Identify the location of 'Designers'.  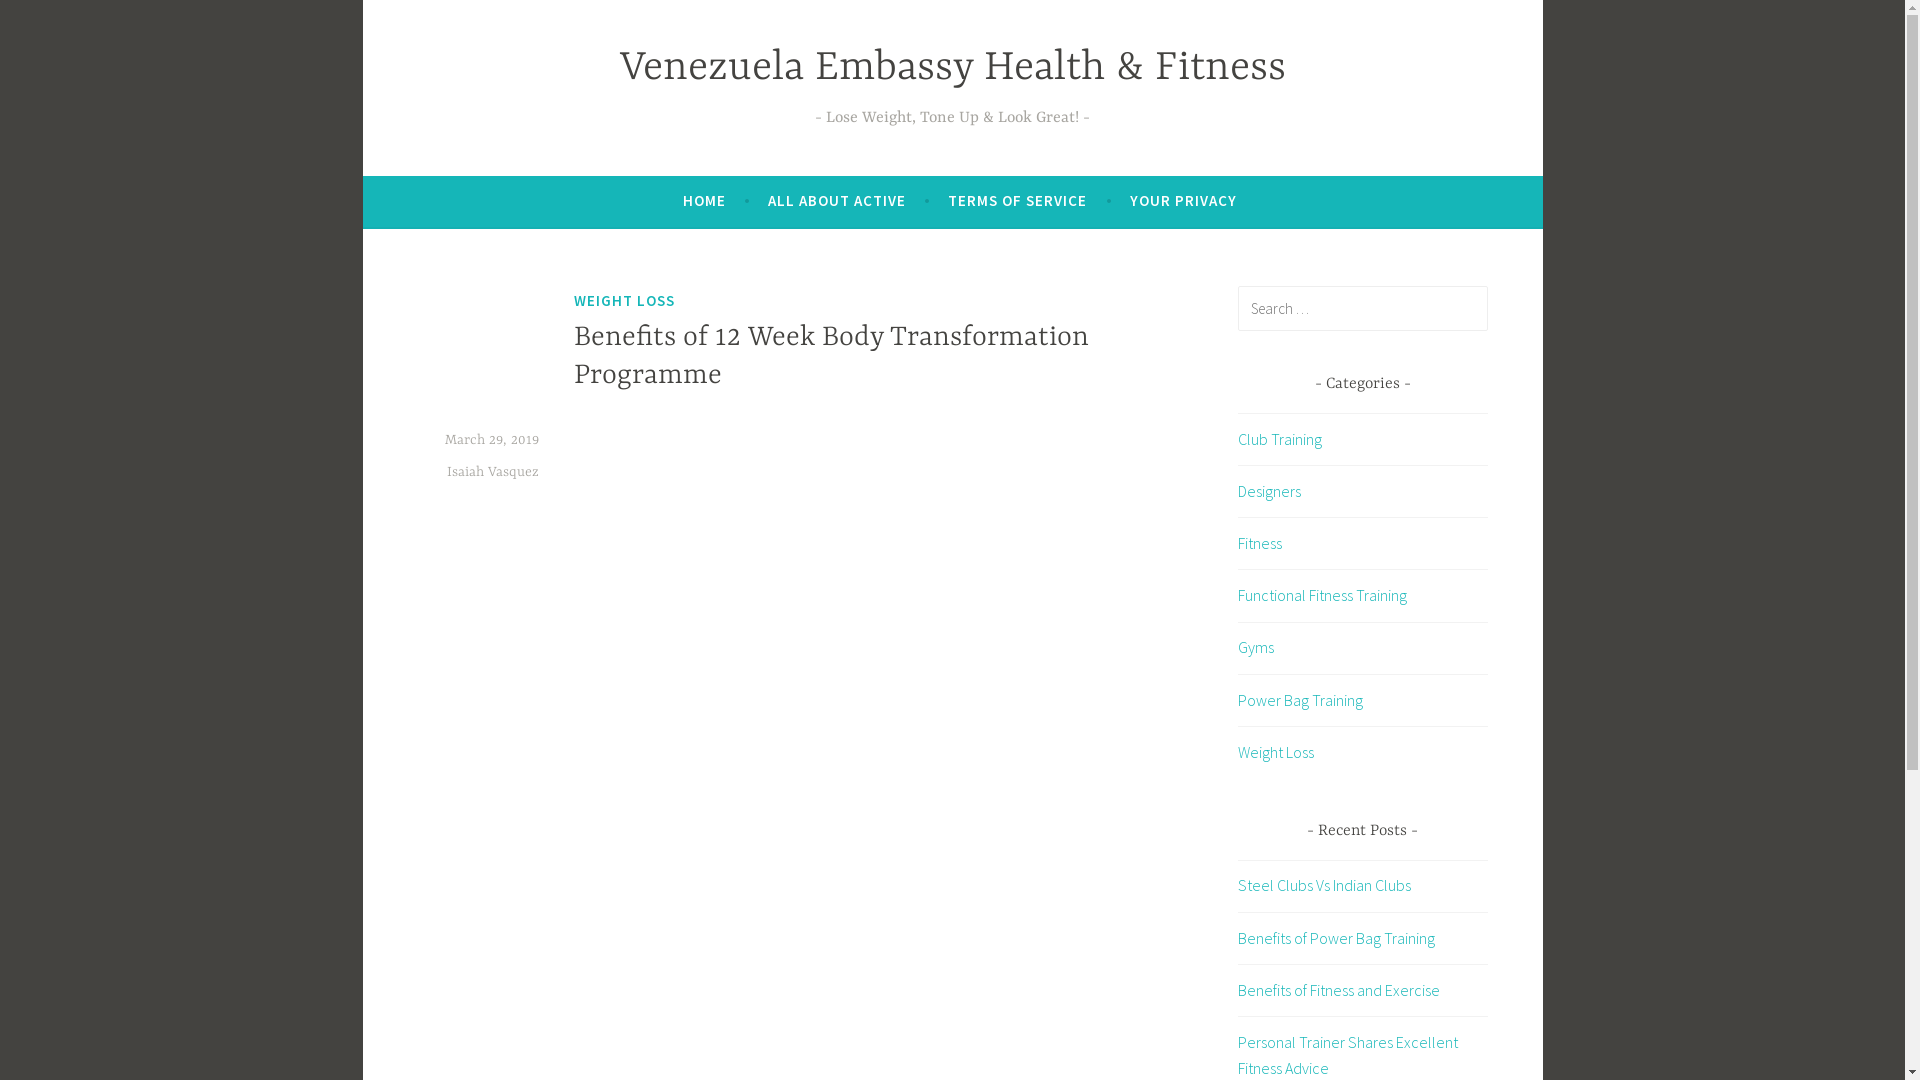
(1237, 490).